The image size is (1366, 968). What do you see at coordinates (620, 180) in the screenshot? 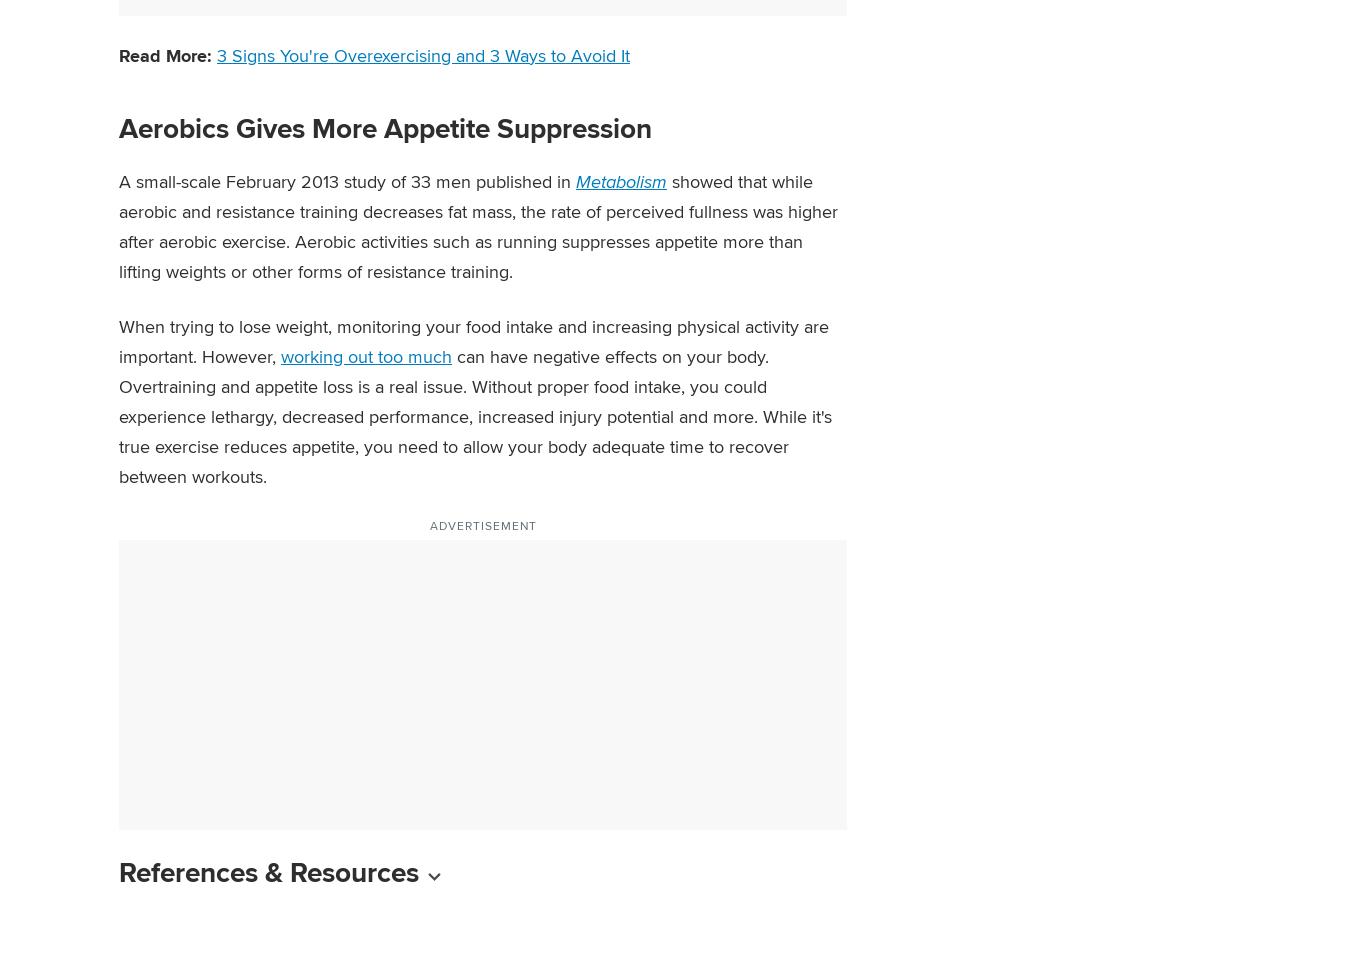
I see `'Metabolism'` at bounding box center [620, 180].